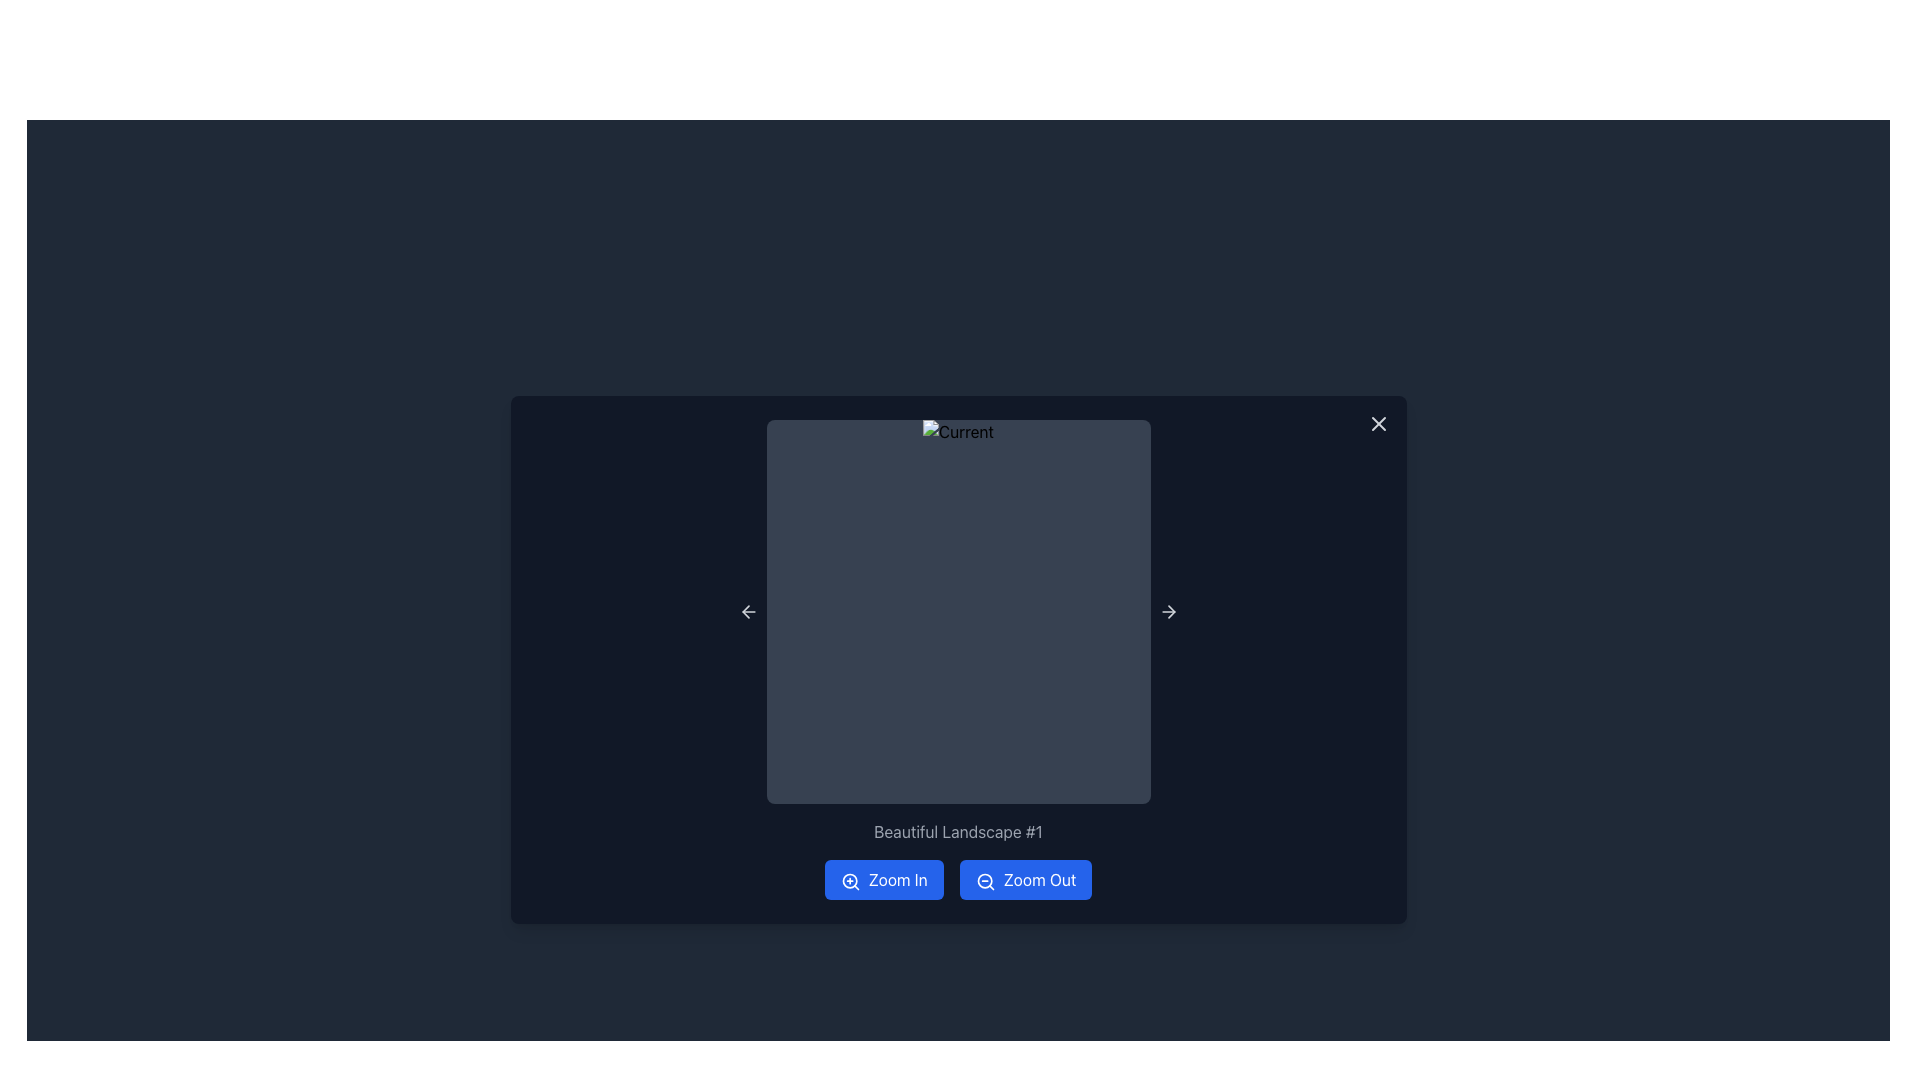 This screenshot has width=1920, height=1080. I want to click on the zoom-out icon located to the left of the 'Zoom Out' button text, within the same button component adjacent to the 'Zoom In' button, so click(985, 880).